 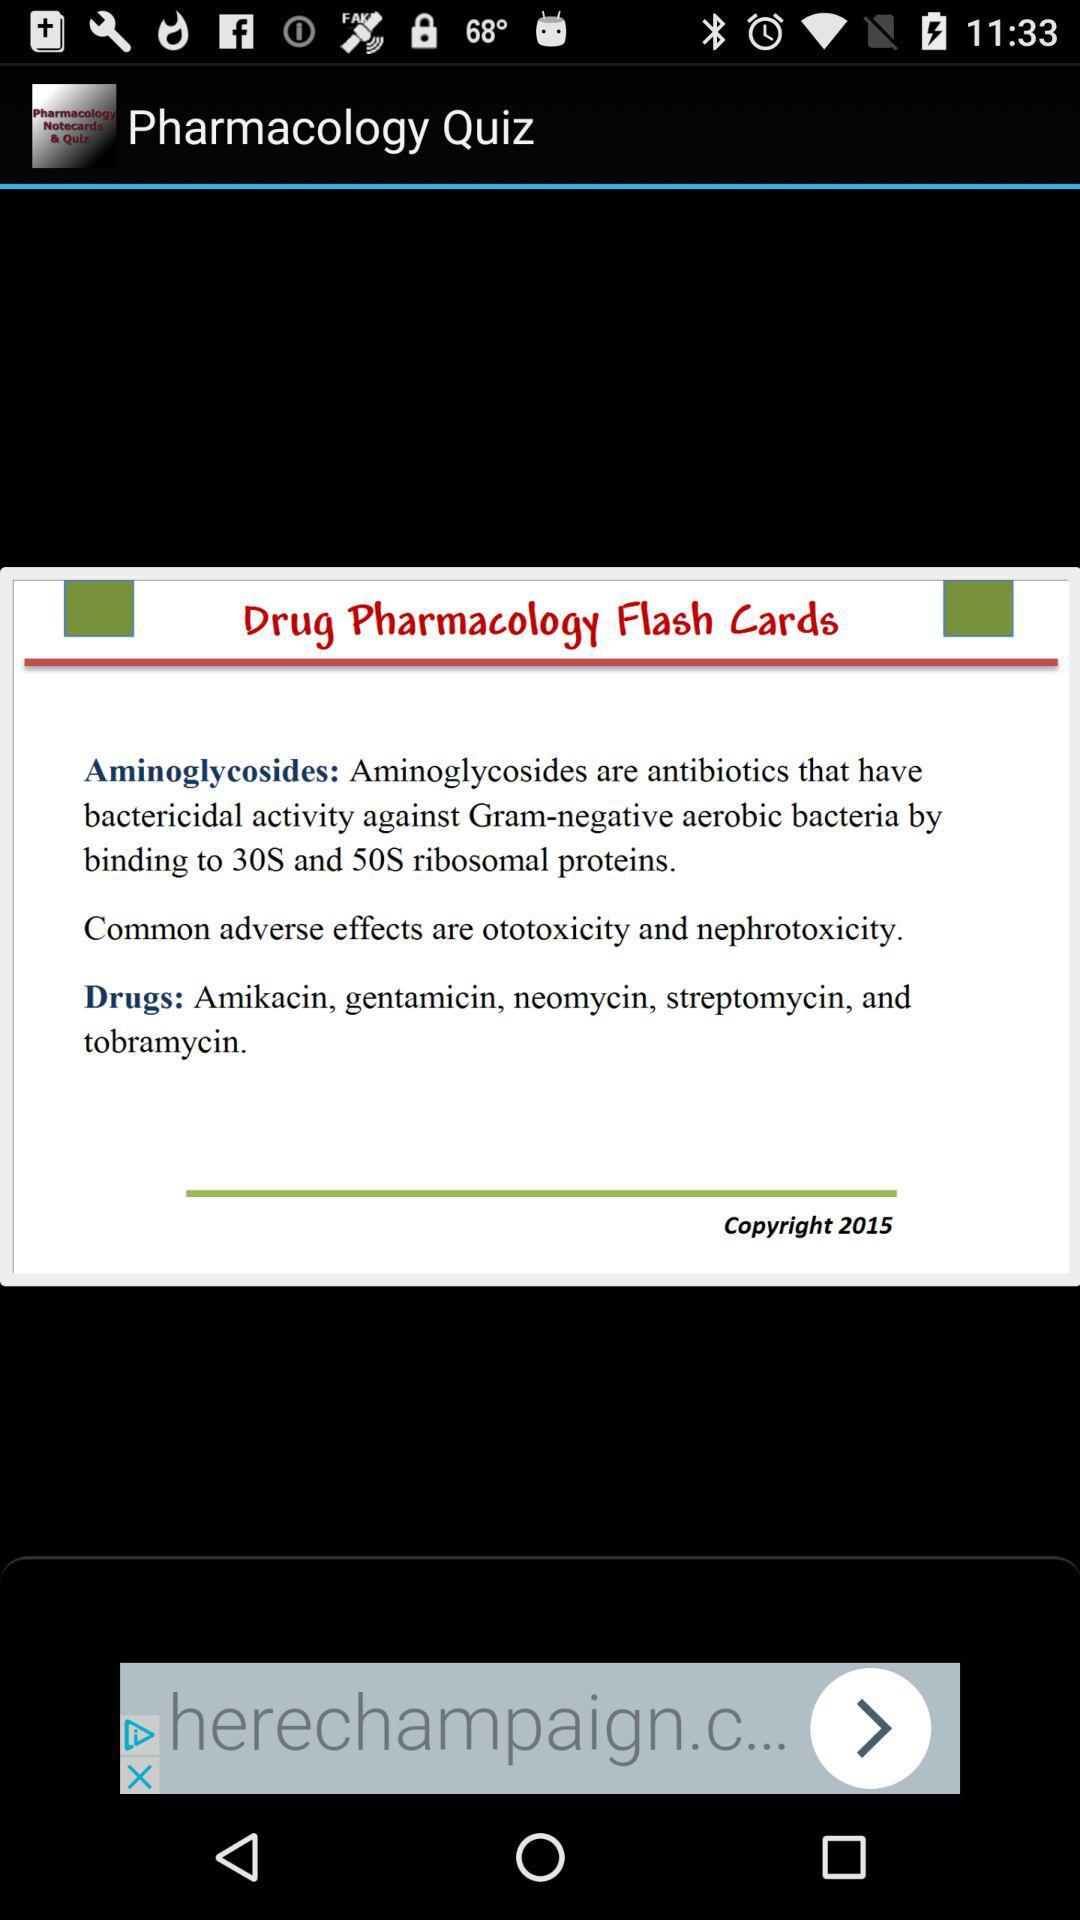 I want to click on advertisement, so click(x=540, y=1727).